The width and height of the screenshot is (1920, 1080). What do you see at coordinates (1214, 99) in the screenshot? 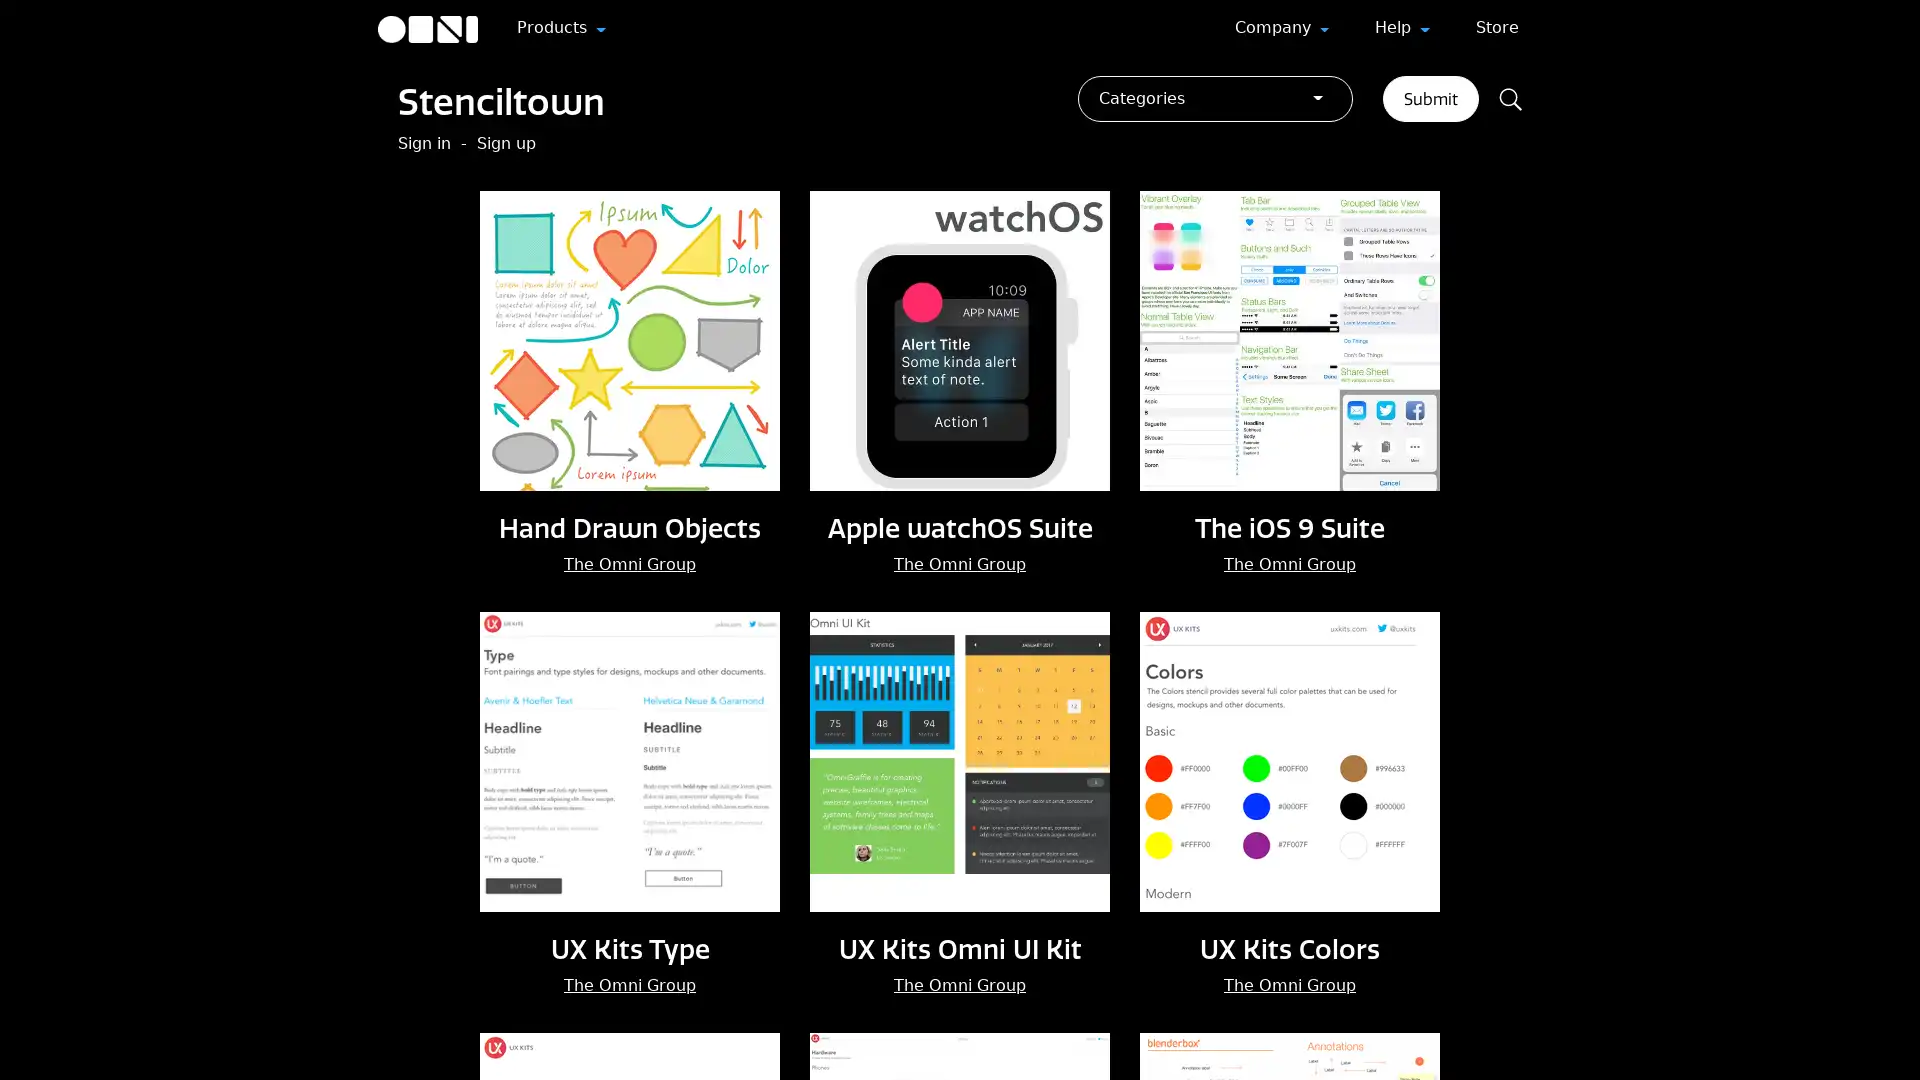
I see `Categories` at bounding box center [1214, 99].